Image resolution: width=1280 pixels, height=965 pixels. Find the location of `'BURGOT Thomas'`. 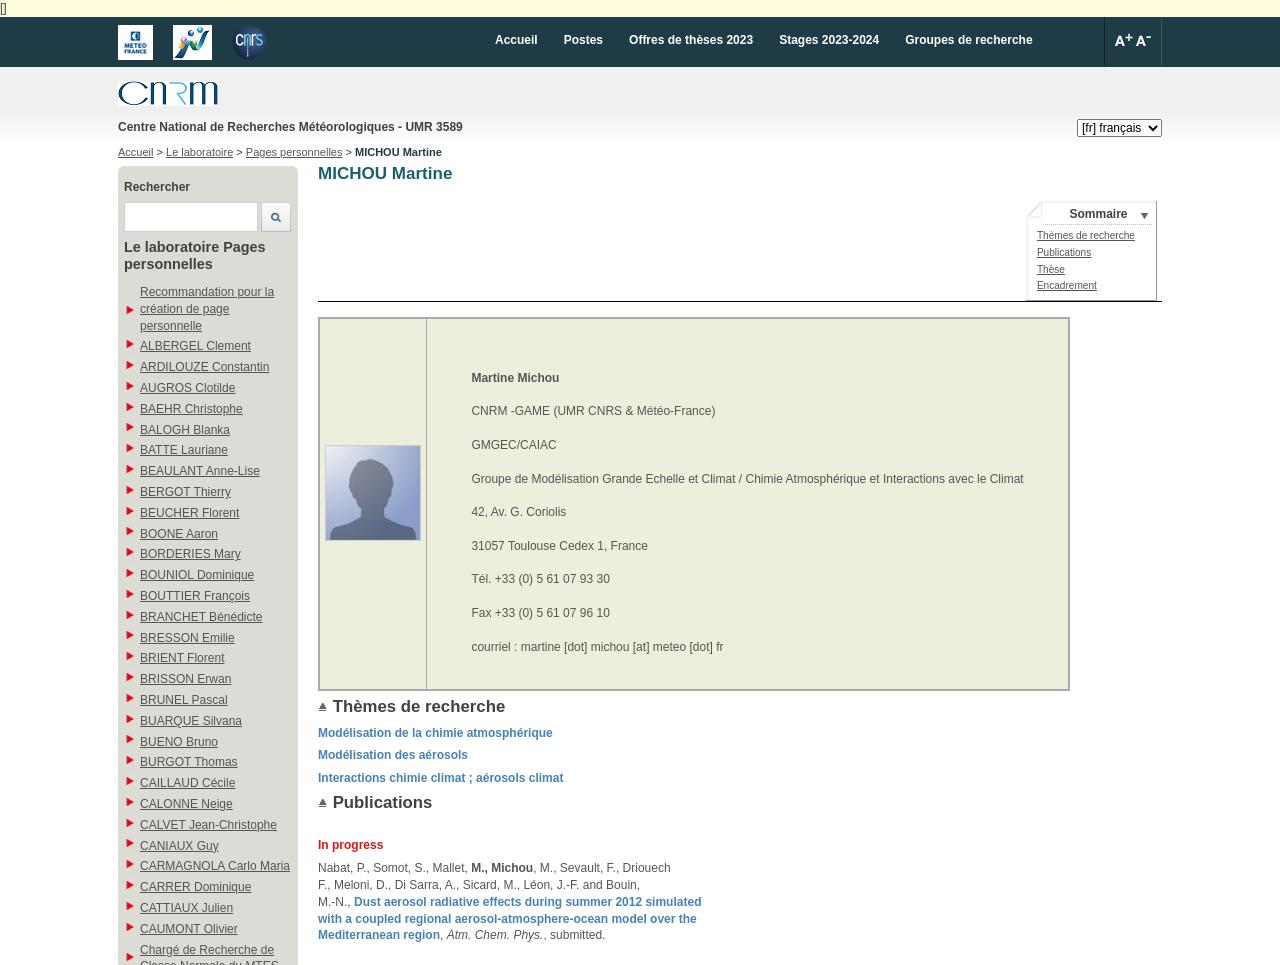

'BURGOT Thomas' is located at coordinates (188, 760).